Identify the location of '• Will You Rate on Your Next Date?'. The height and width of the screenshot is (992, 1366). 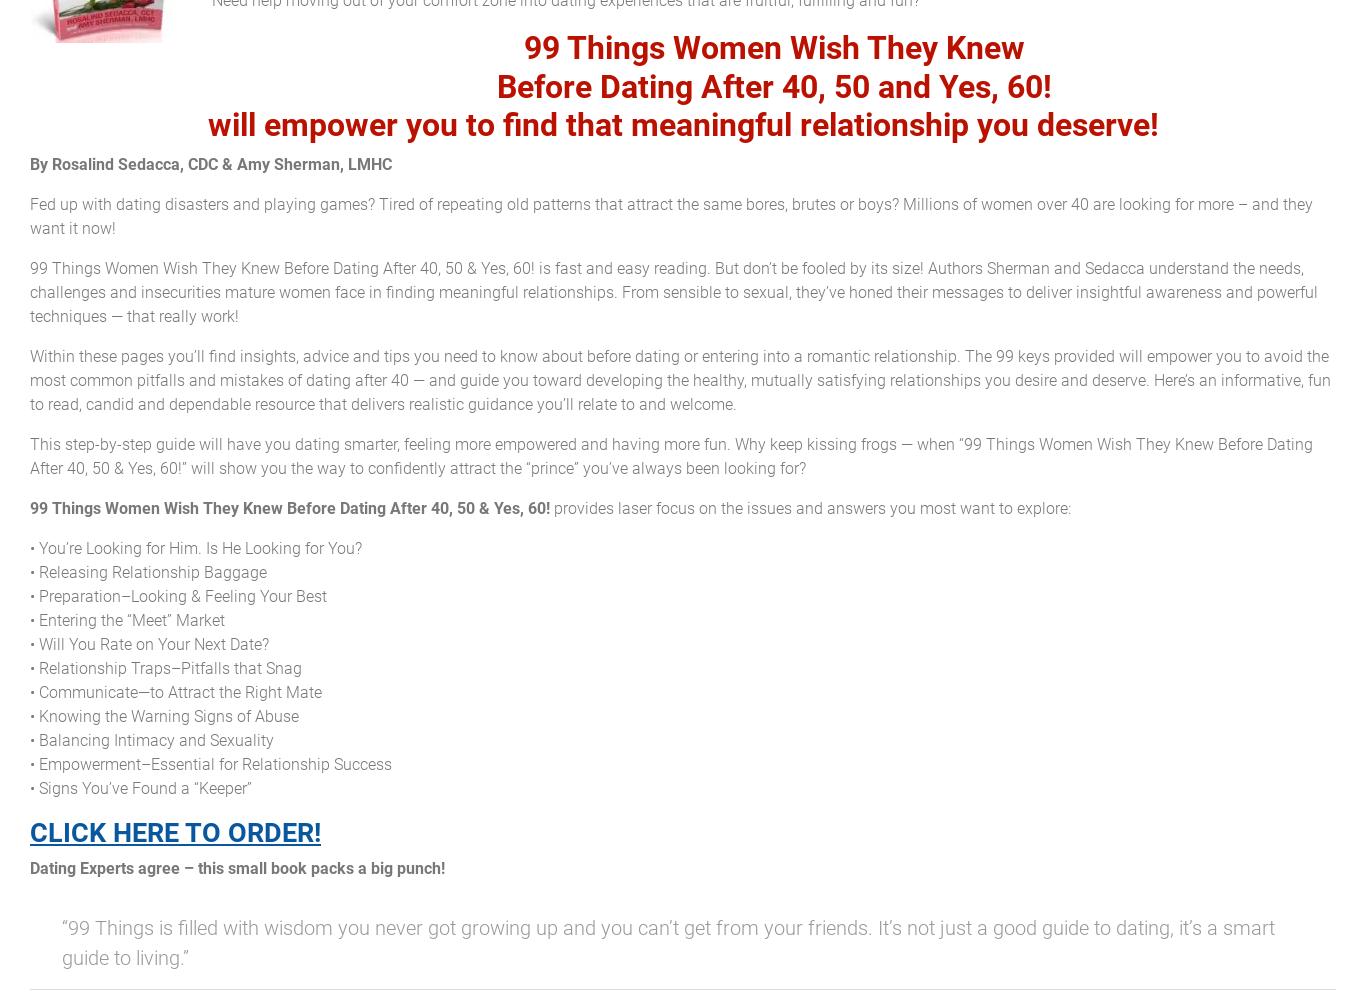
(148, 643).